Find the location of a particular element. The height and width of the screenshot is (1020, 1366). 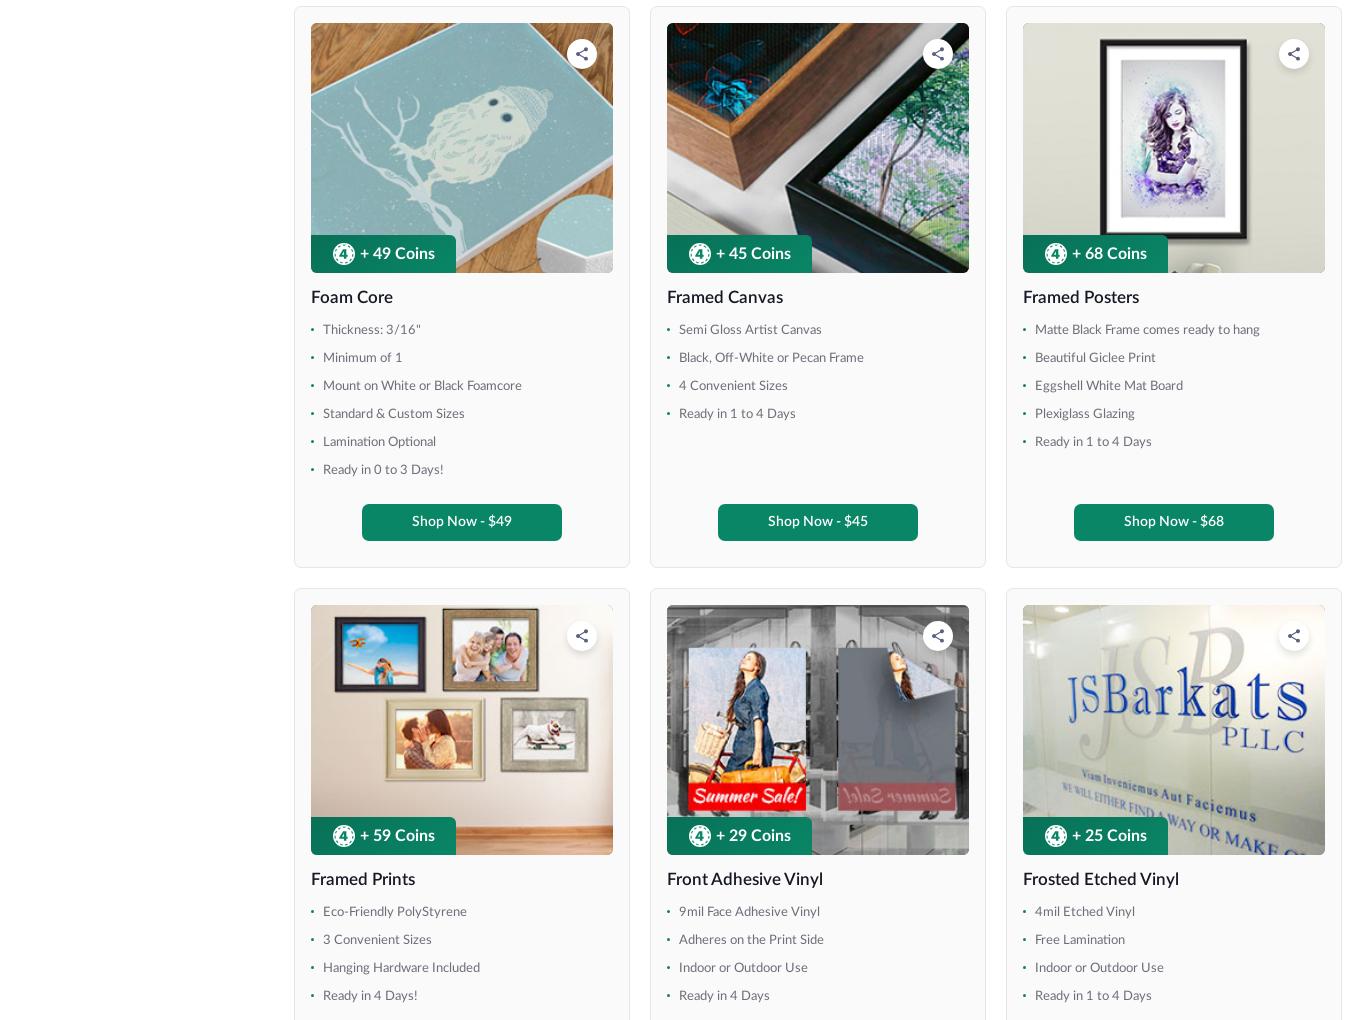

'Custom Size' is located at coordinates (91, 520).